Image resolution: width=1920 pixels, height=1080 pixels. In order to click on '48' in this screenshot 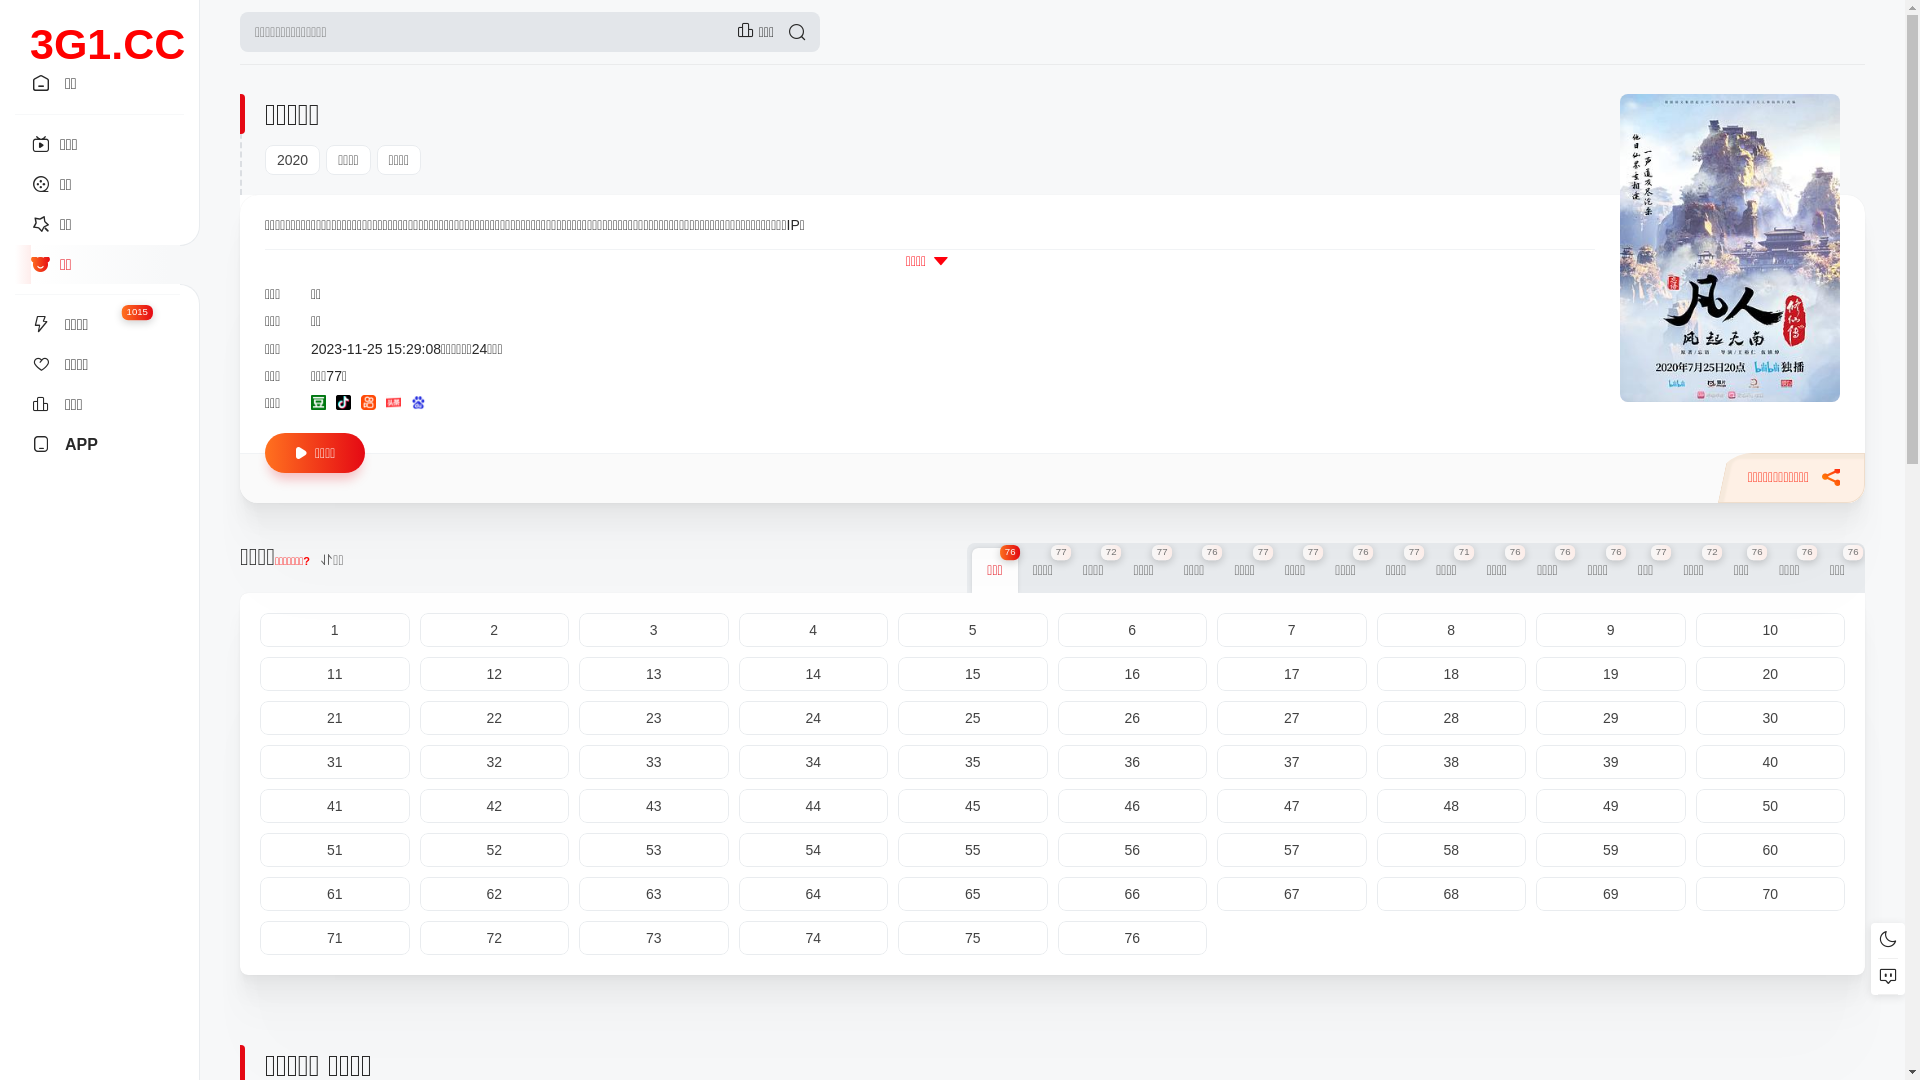, I will do `click(1450, 805)`.